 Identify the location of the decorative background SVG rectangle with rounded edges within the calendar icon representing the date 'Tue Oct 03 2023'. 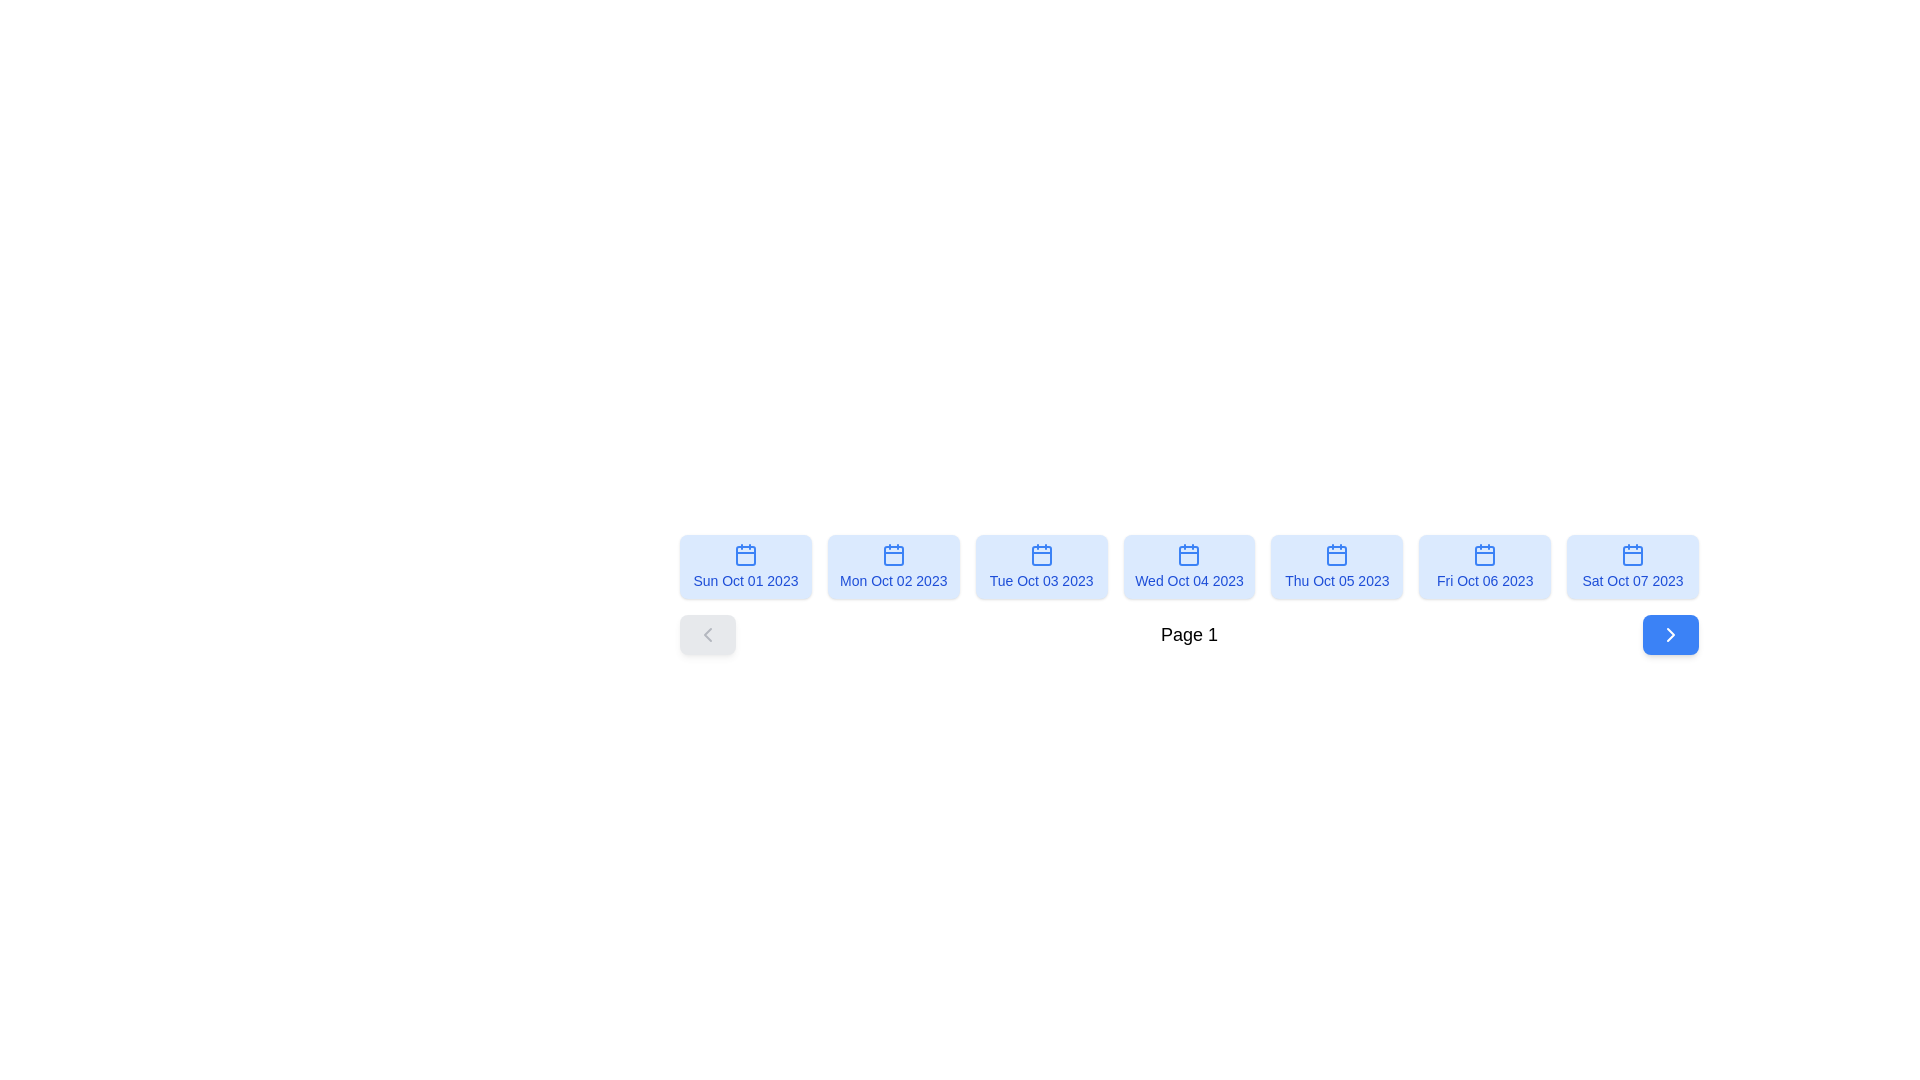
(1040, 555).